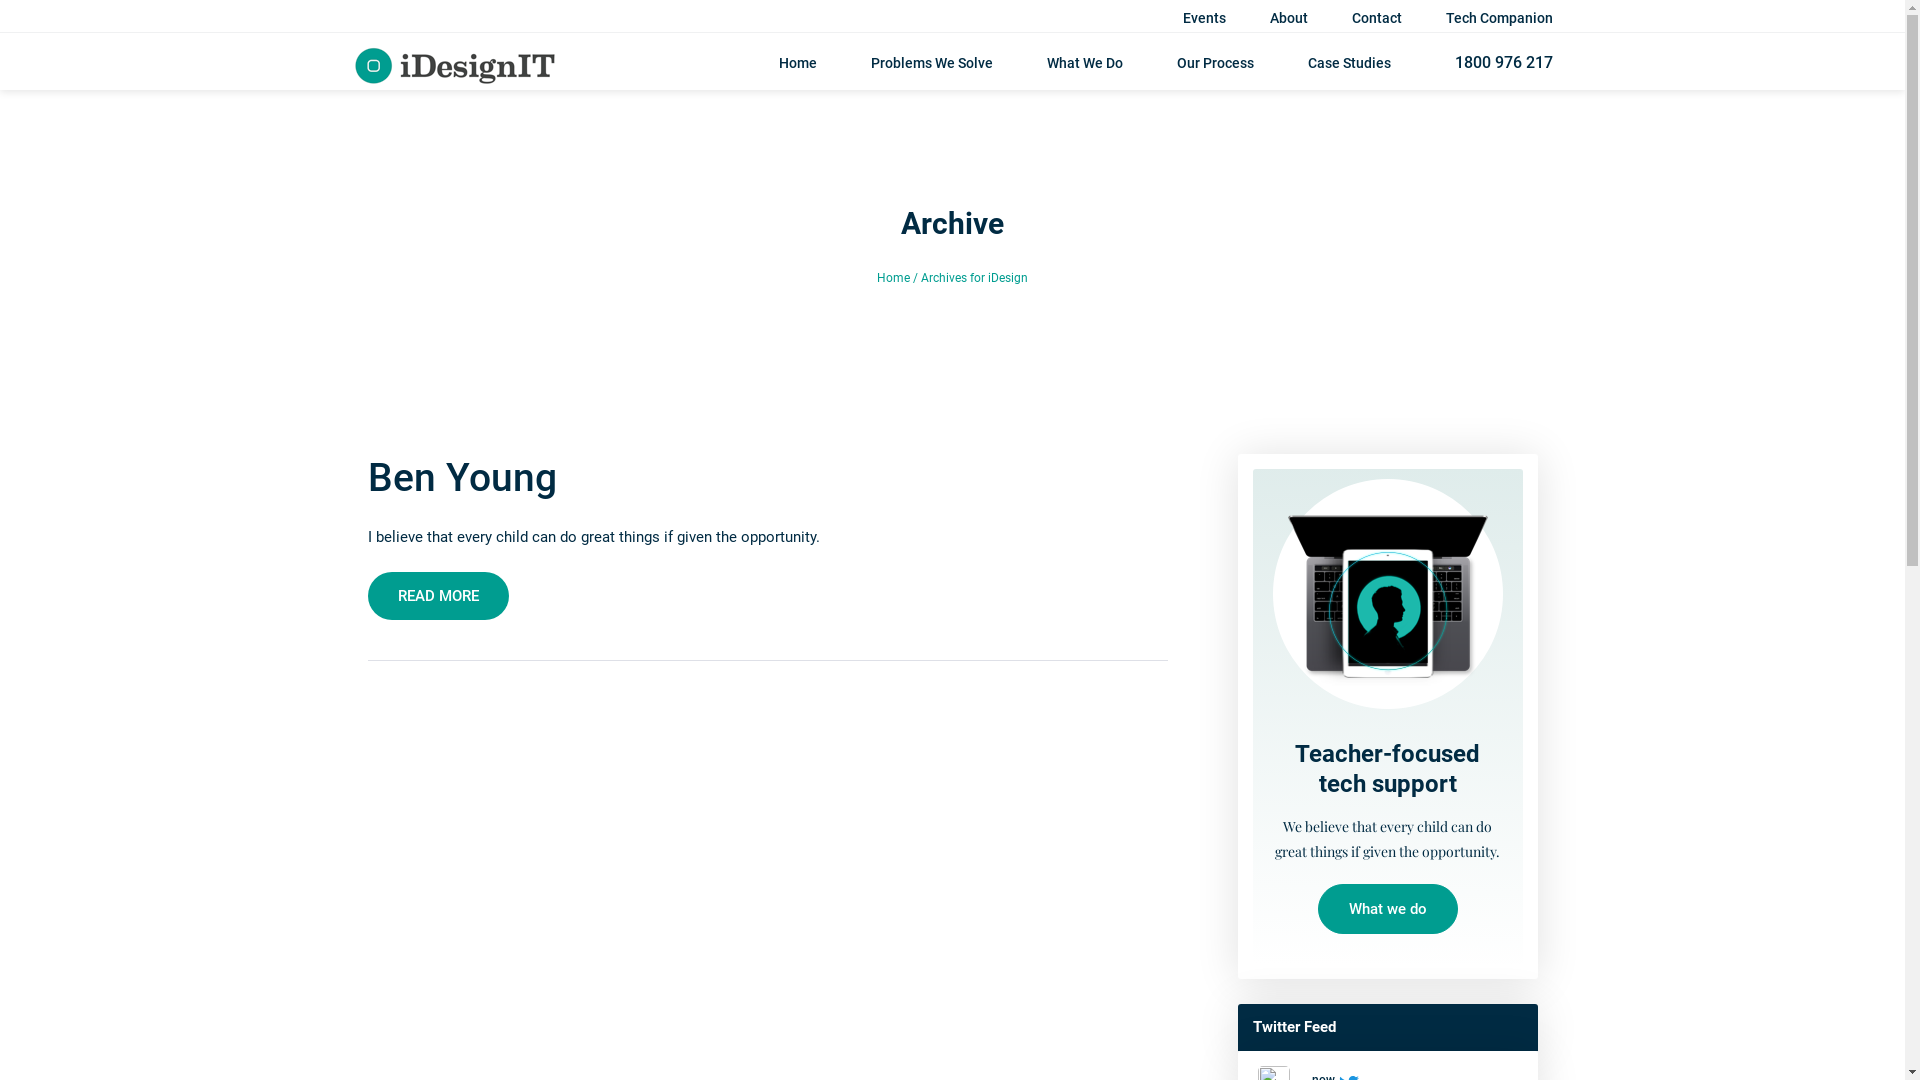 The width and height of the screenshot is (1920, 1080). What do you see at coordinates (1269, 18) in the screenshot?
I see `'About'` at bounding box center [1269, 18].